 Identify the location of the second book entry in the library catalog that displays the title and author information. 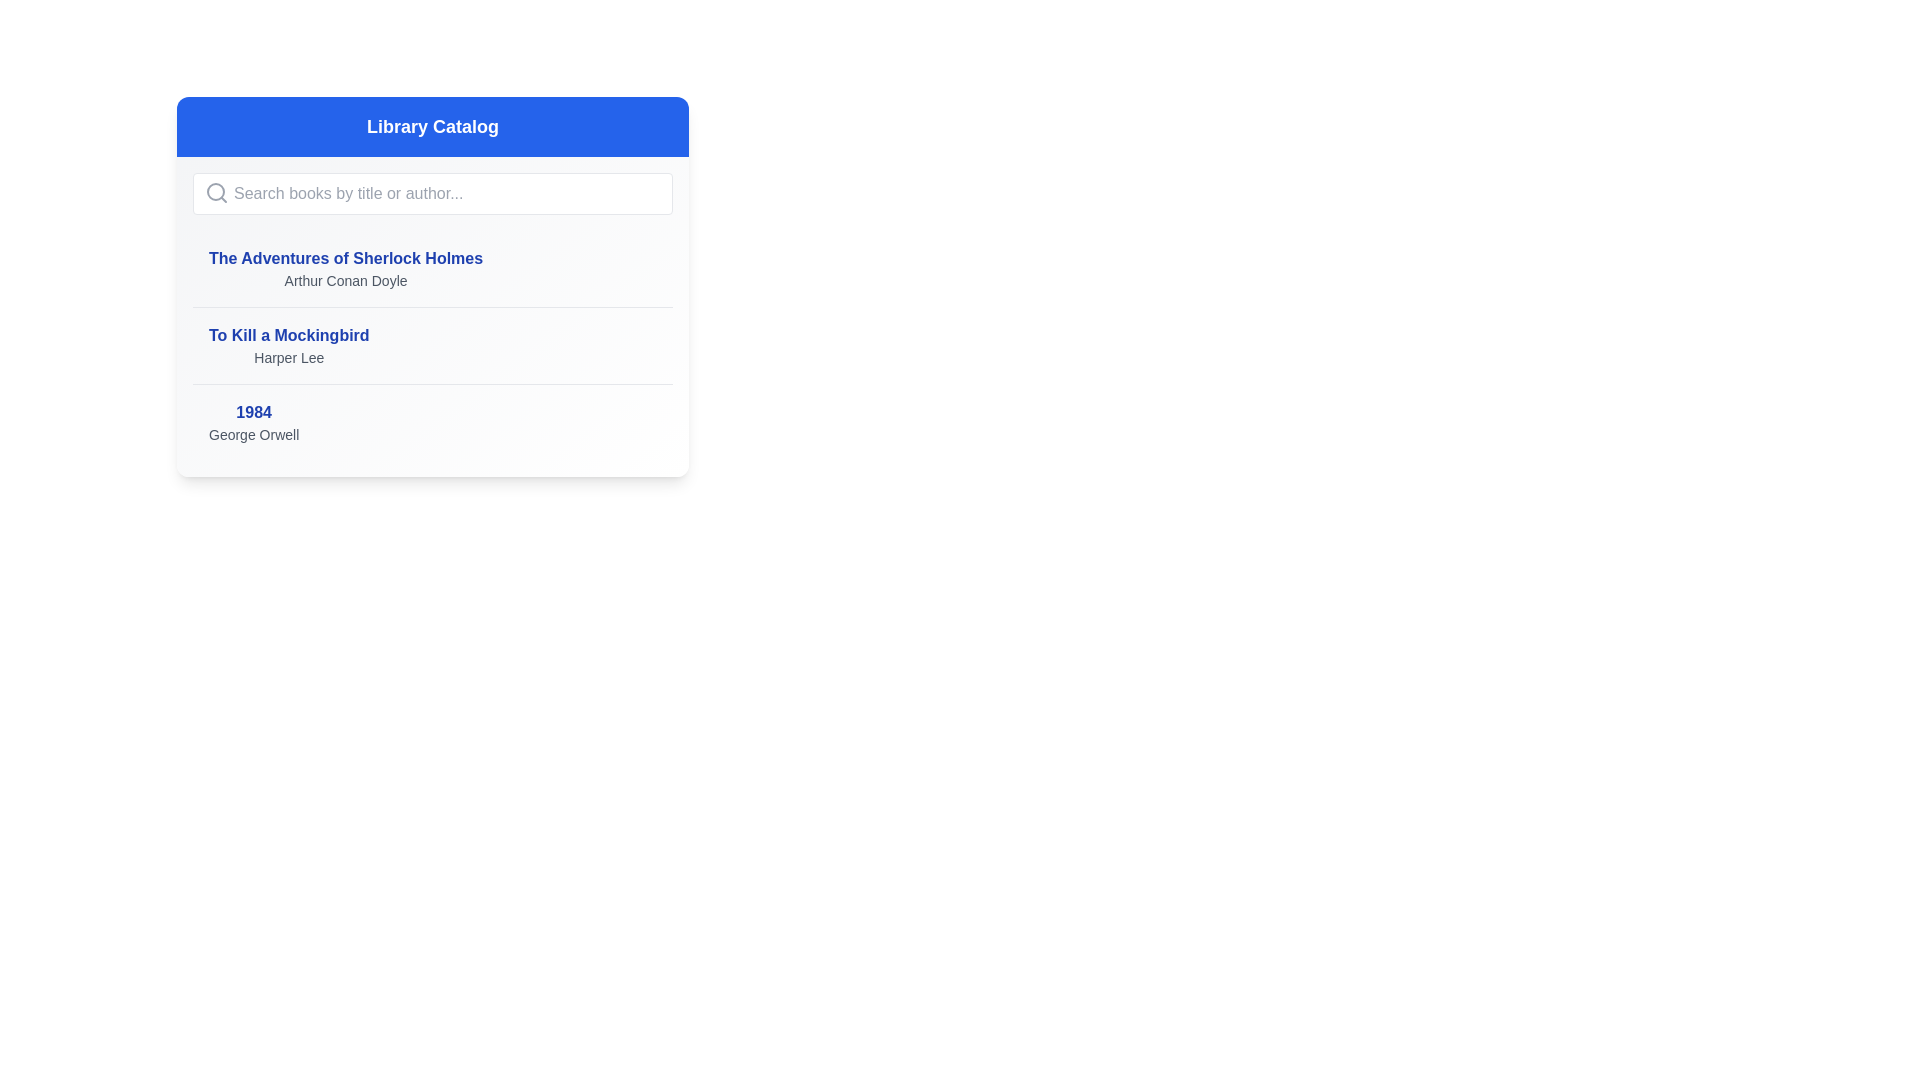
(288, 345).